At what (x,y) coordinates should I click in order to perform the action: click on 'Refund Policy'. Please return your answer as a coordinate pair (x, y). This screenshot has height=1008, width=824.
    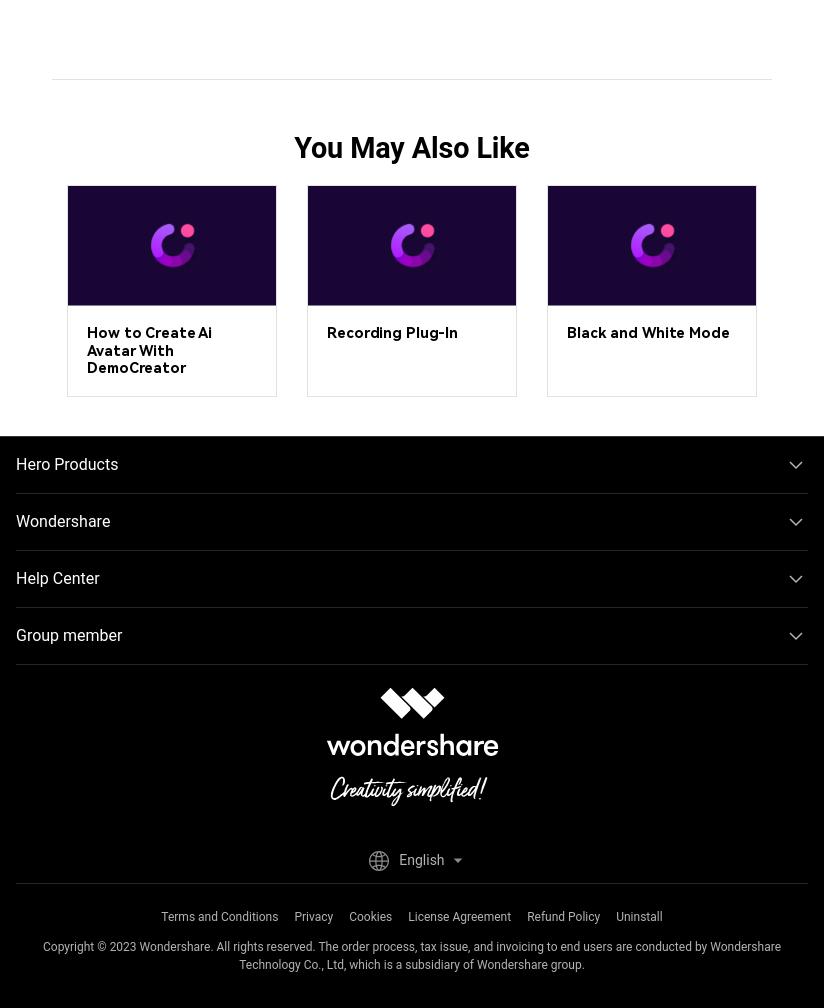
    Looking at the image, I should click on (527, 916).